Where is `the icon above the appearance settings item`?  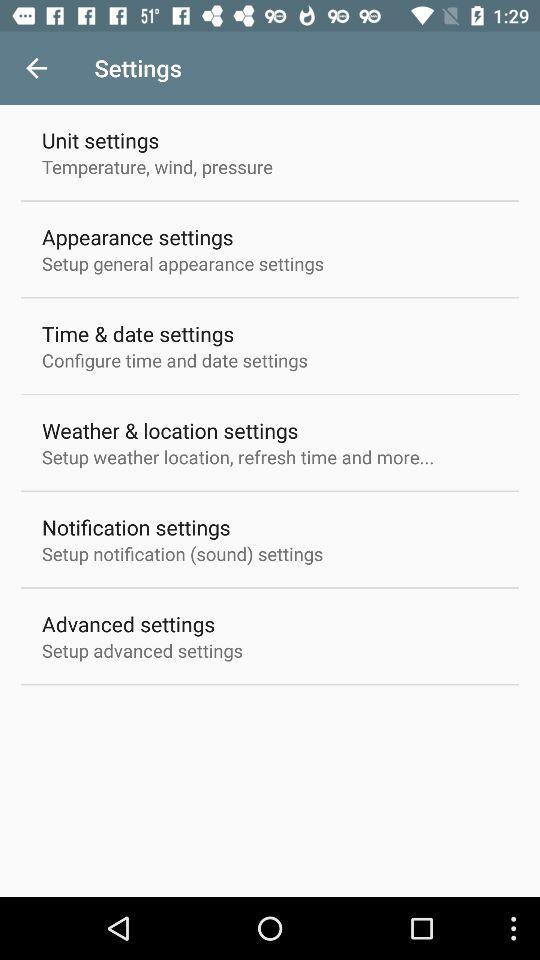
the icon above the appearance settings item is located at coordinates (156, 165).